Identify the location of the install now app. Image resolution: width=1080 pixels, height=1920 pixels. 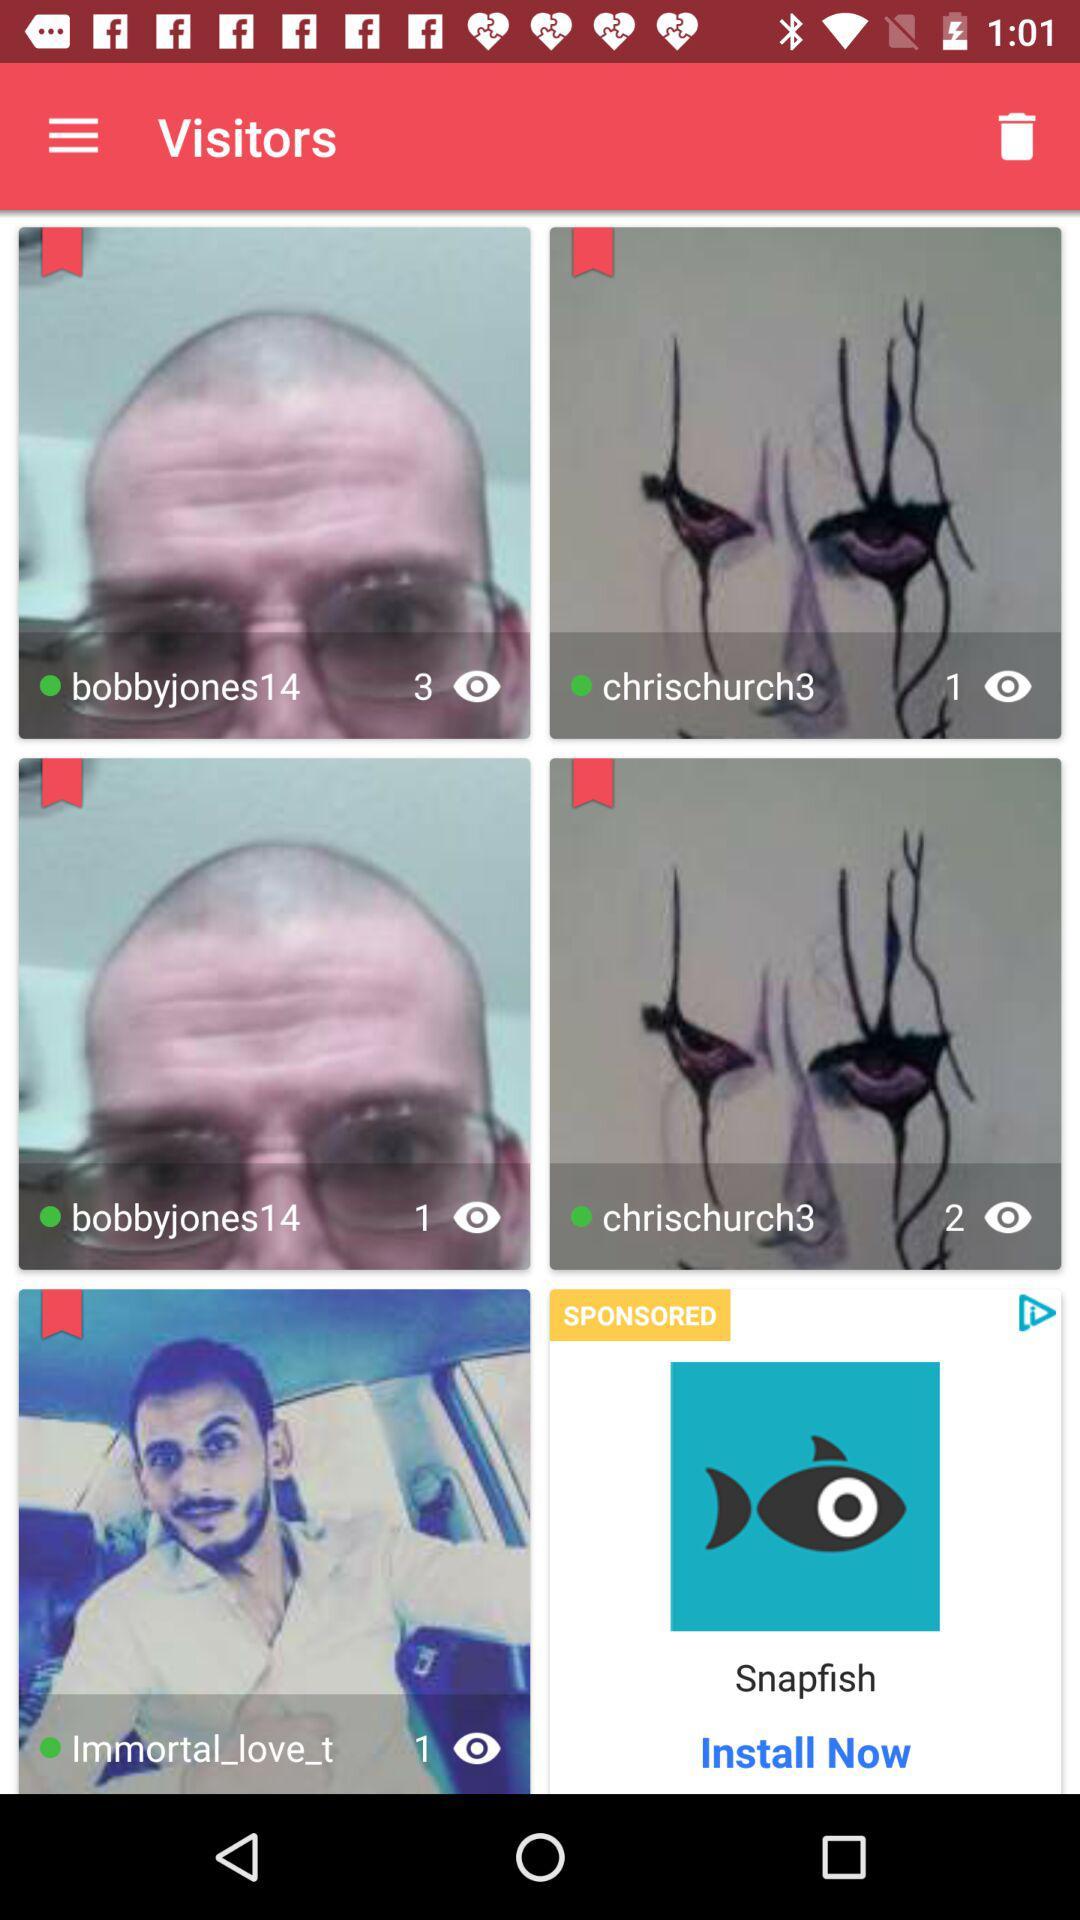
(804, 1750).